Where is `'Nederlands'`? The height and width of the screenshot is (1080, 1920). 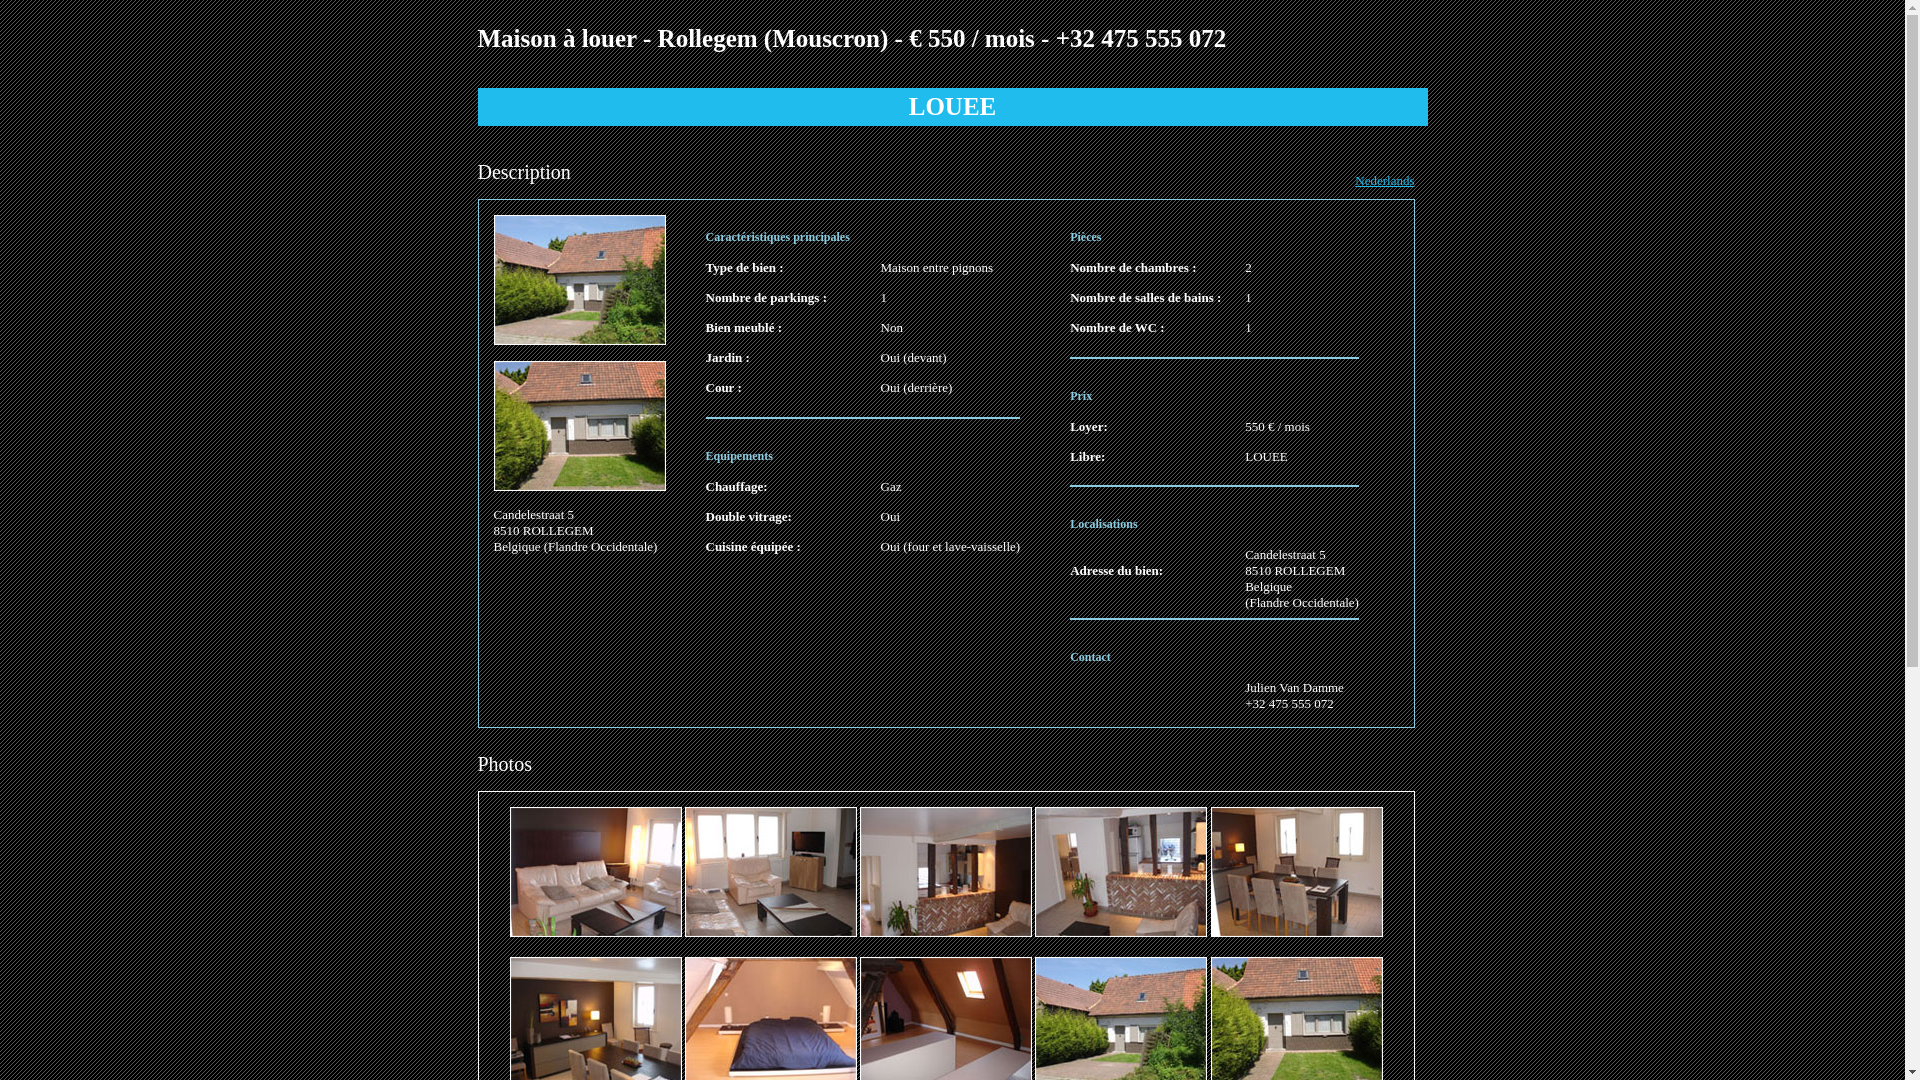
'Nederlands' is located at coordinates (1354, 180).